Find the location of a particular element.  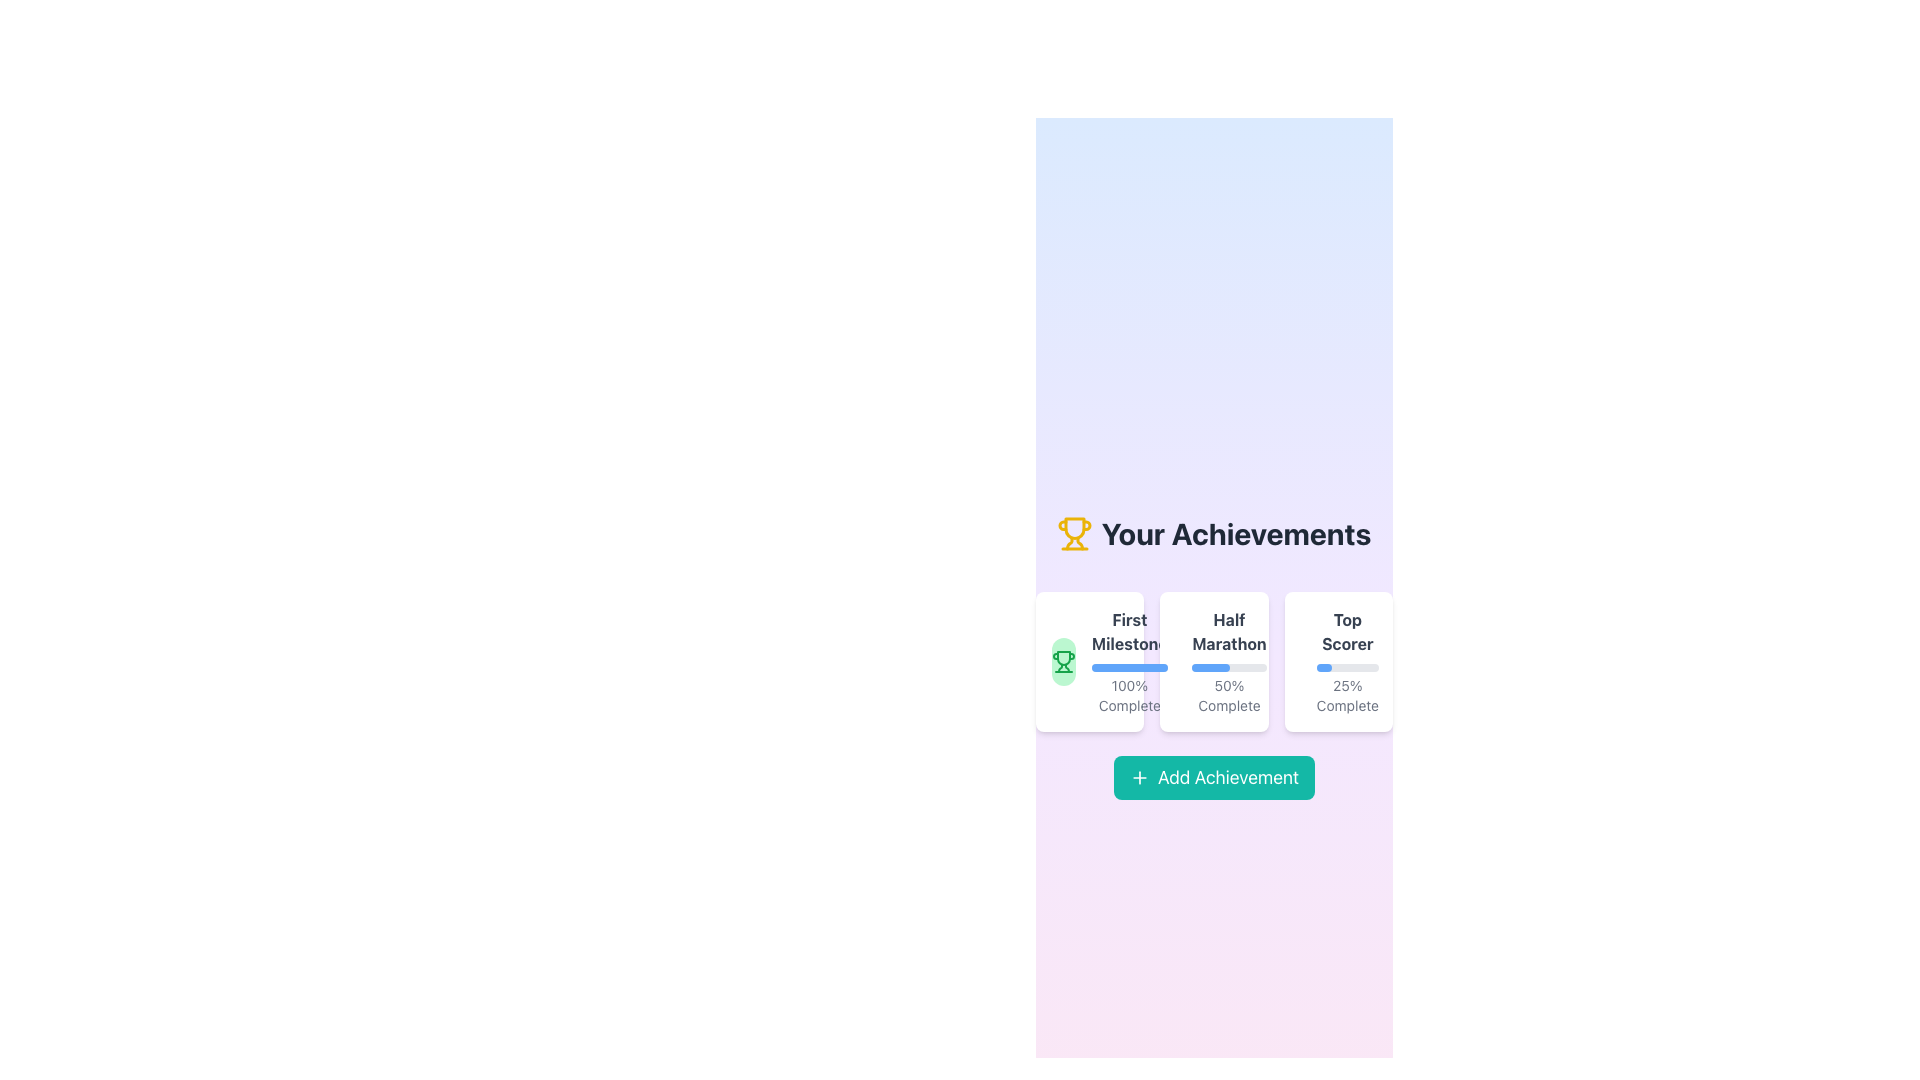

the trophy icon located to the left of the 'Your Achievements' text is located at coordinates (1074, 532).